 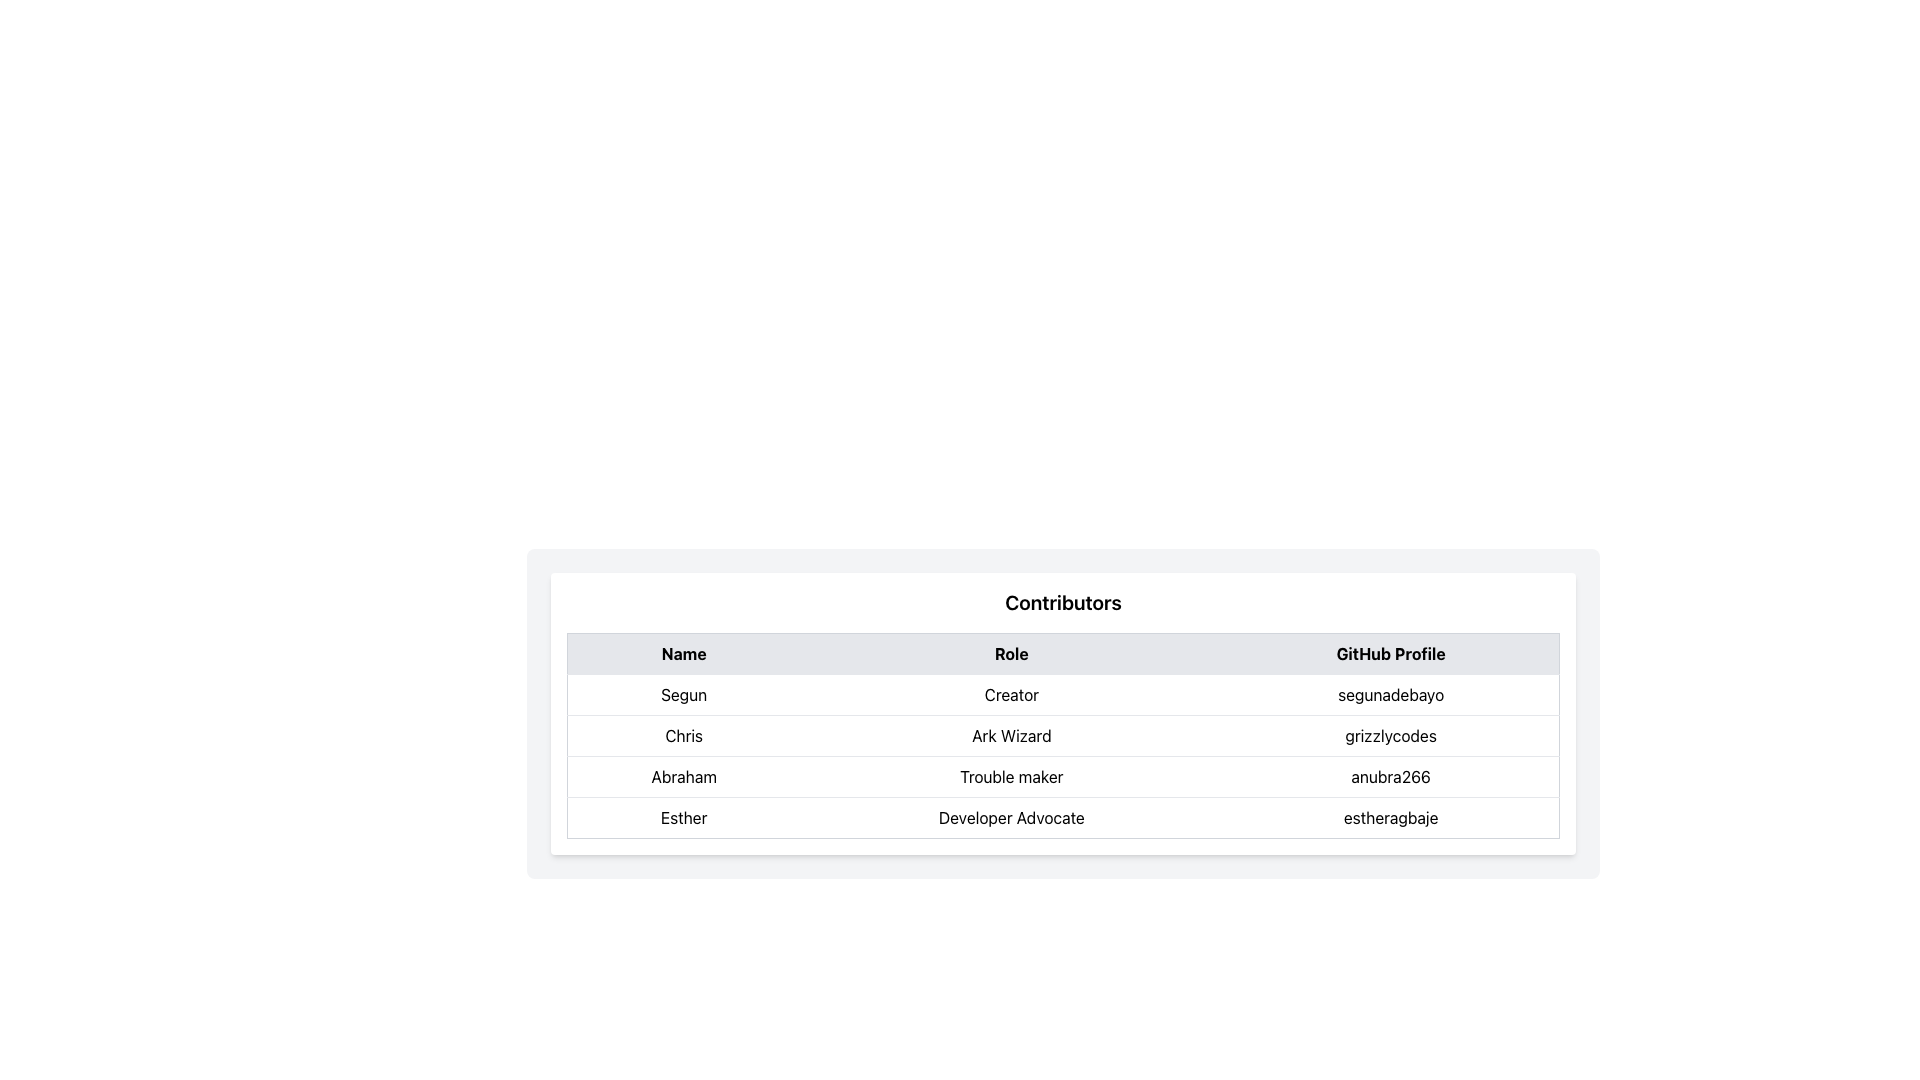 What do you see at coordinates (683, 736) in the screenshot?
I see `text displayed in the Text Label that identifies the individual named 'Chris', located in the first column under the 'Name' header in the second row of the table` at bounding box center [683, 736].